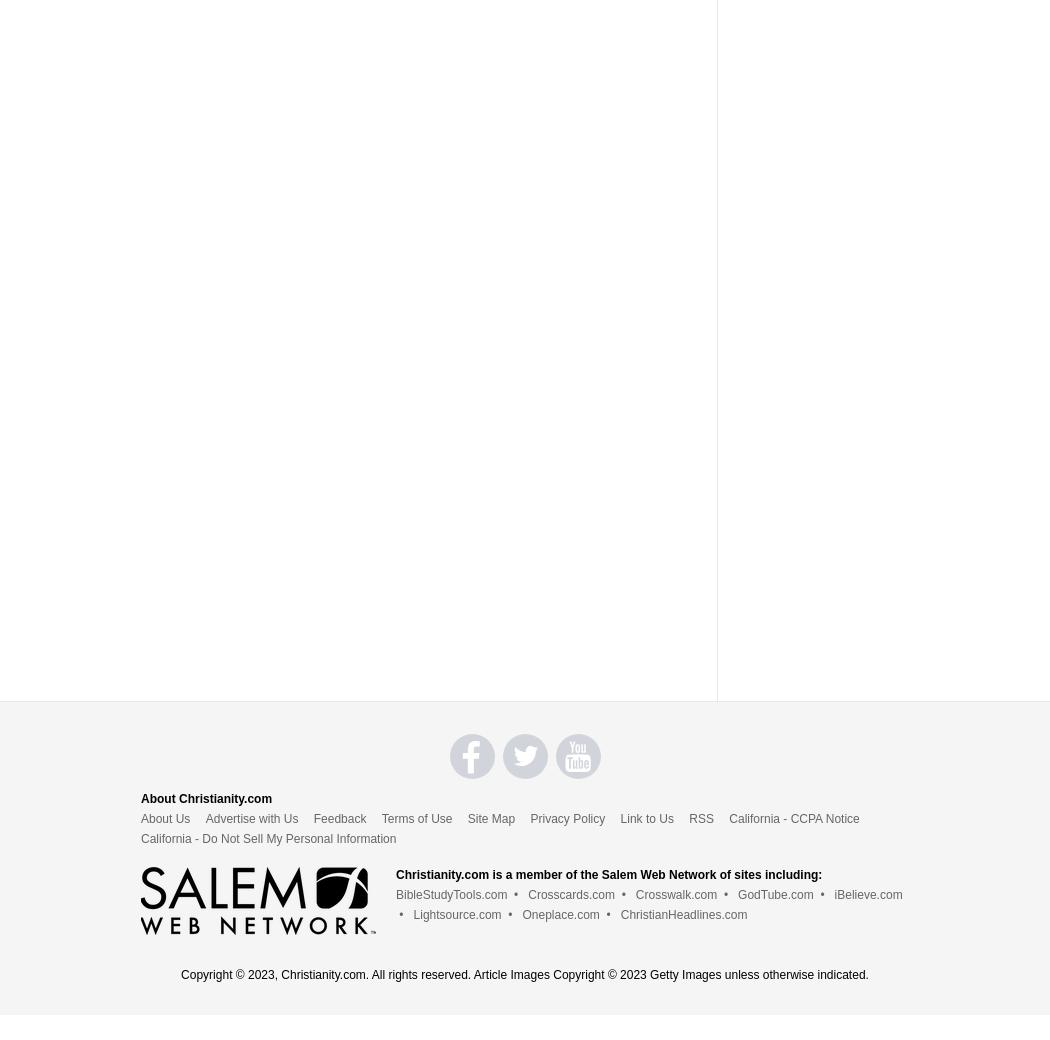  What do you see at coordinates (700, 816) in the screenshot?
I see `'RSS'` at bounding box center [700, 816].